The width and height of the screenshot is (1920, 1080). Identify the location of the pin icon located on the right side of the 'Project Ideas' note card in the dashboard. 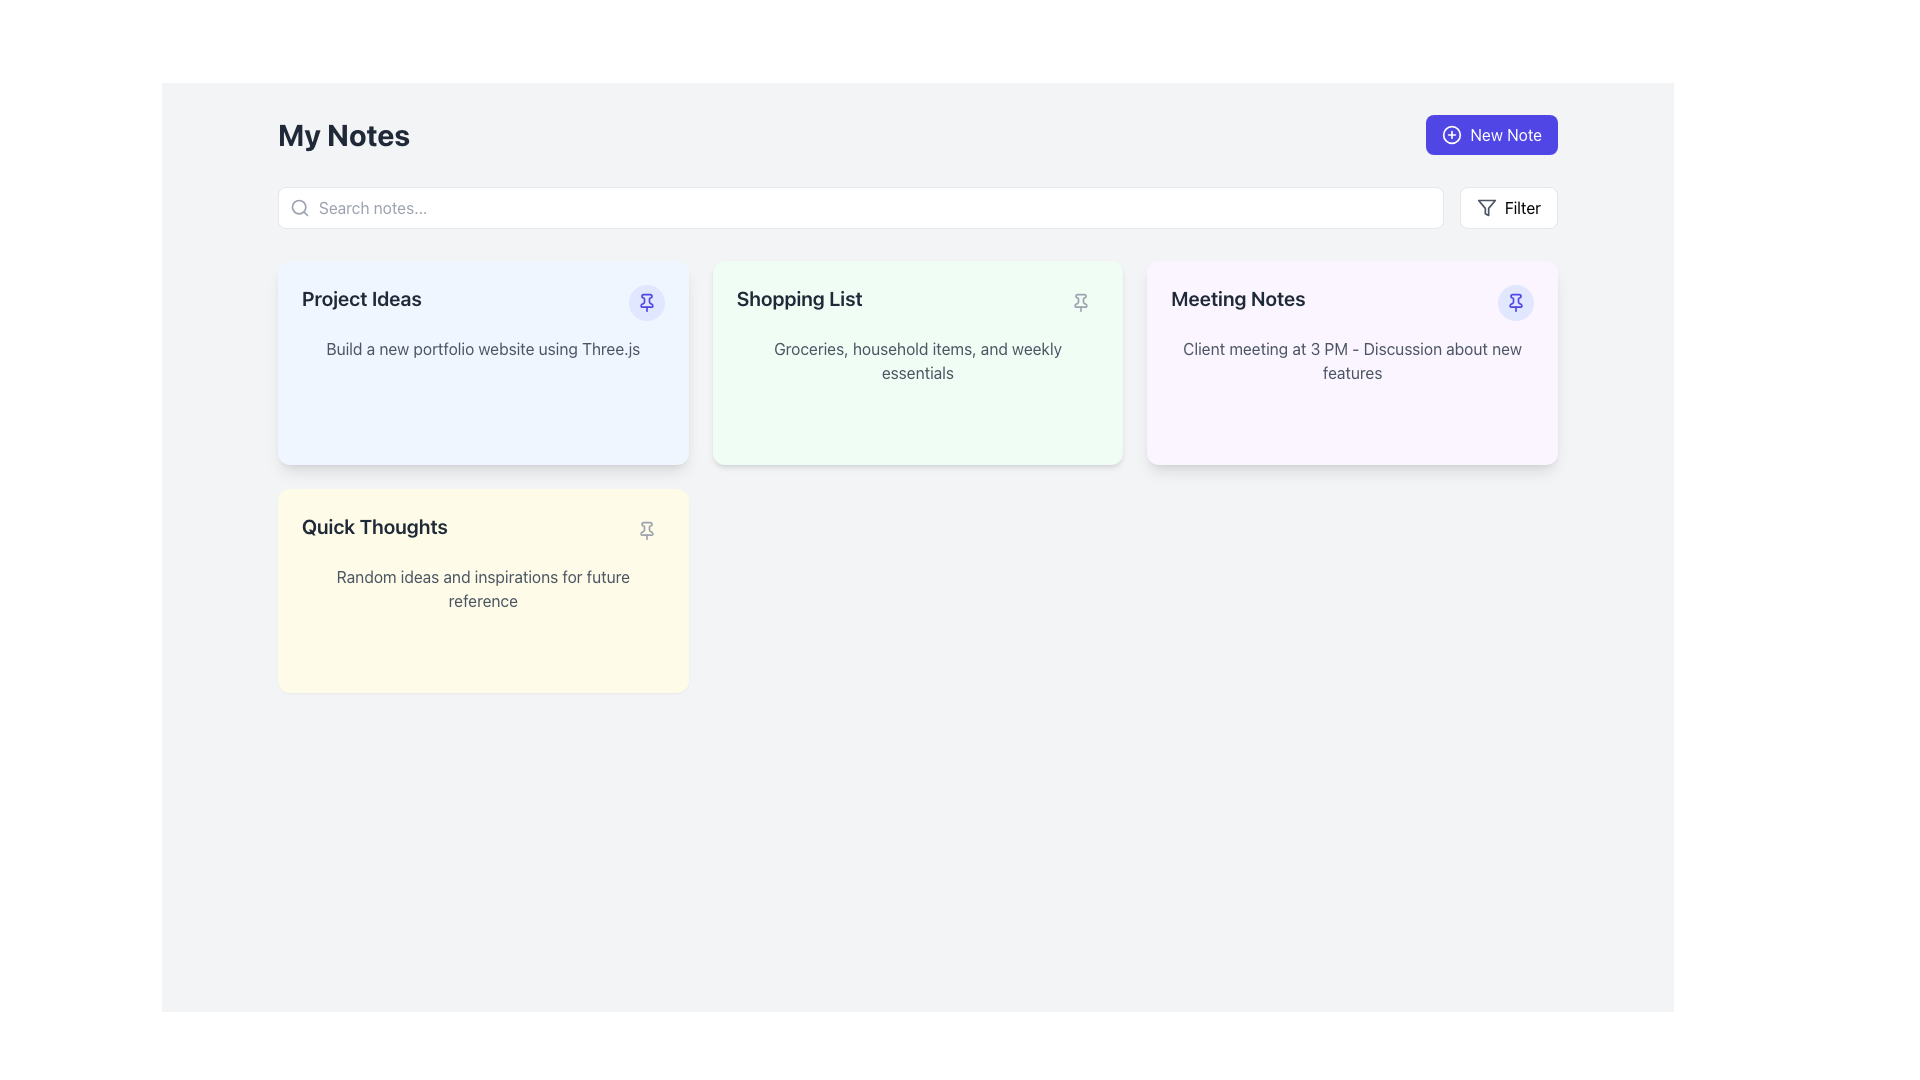
(1516, 303).